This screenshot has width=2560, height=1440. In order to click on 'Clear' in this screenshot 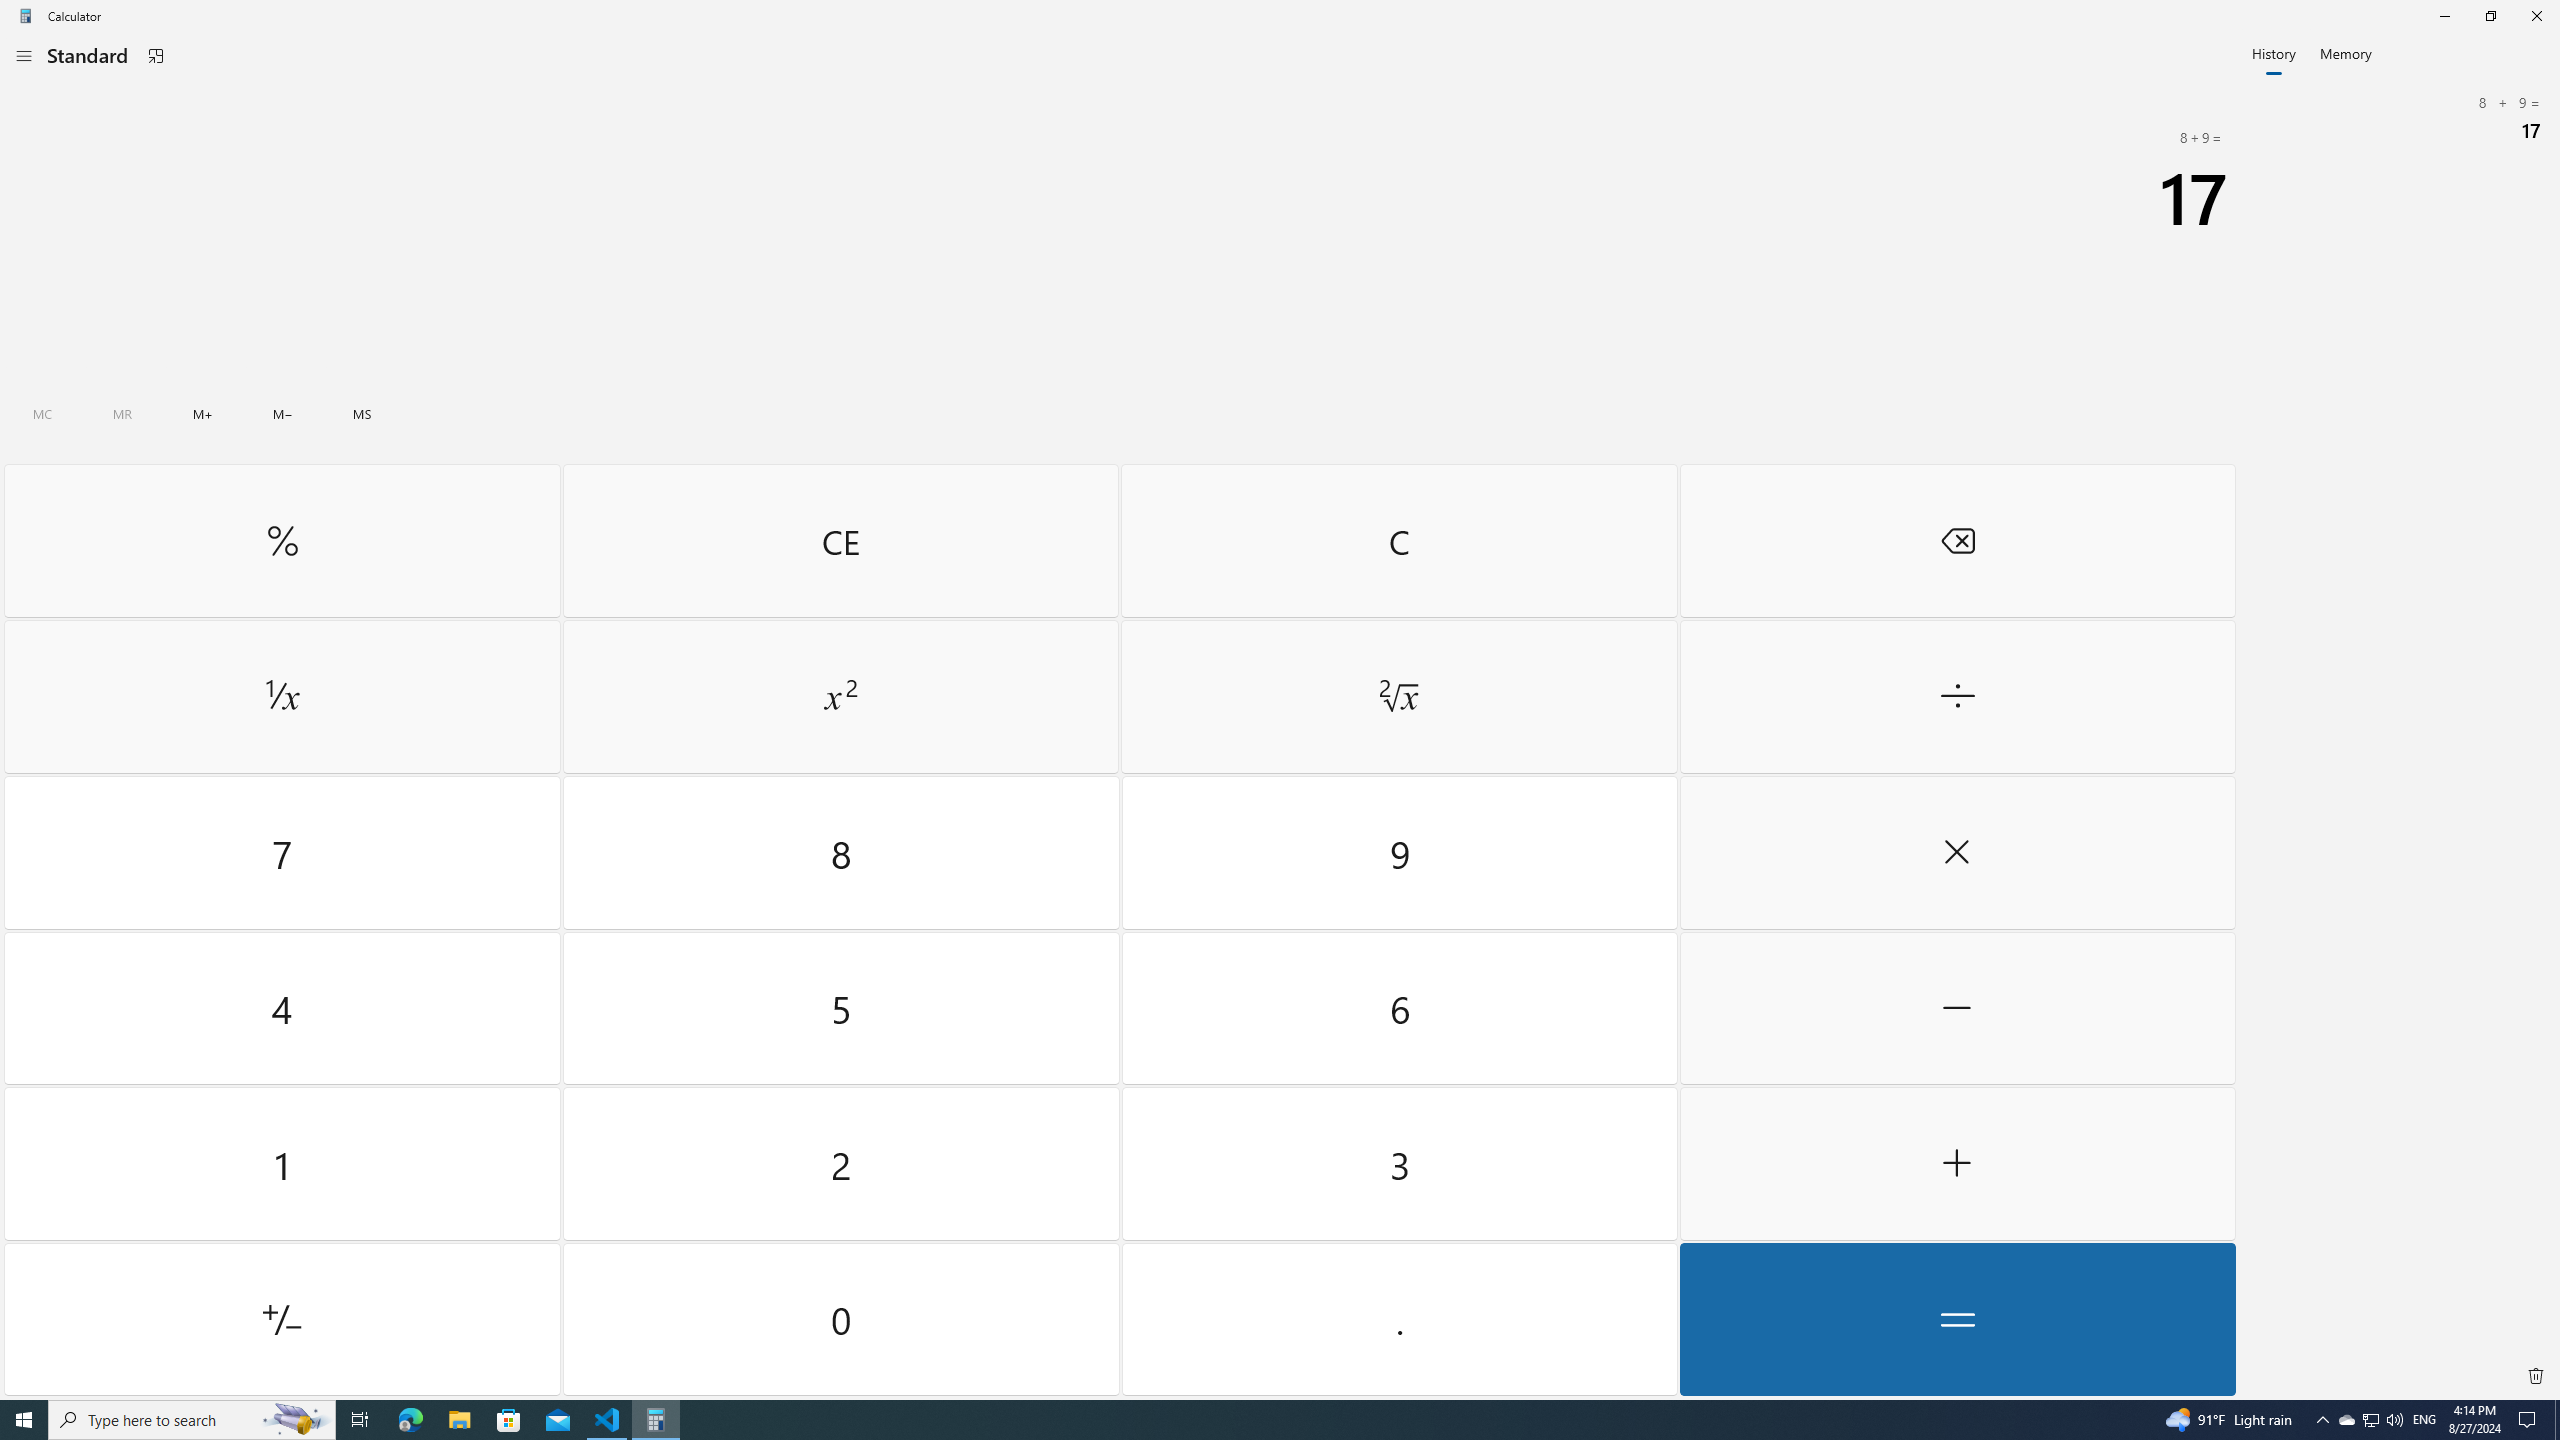, I will do `click(1398, 540)`.